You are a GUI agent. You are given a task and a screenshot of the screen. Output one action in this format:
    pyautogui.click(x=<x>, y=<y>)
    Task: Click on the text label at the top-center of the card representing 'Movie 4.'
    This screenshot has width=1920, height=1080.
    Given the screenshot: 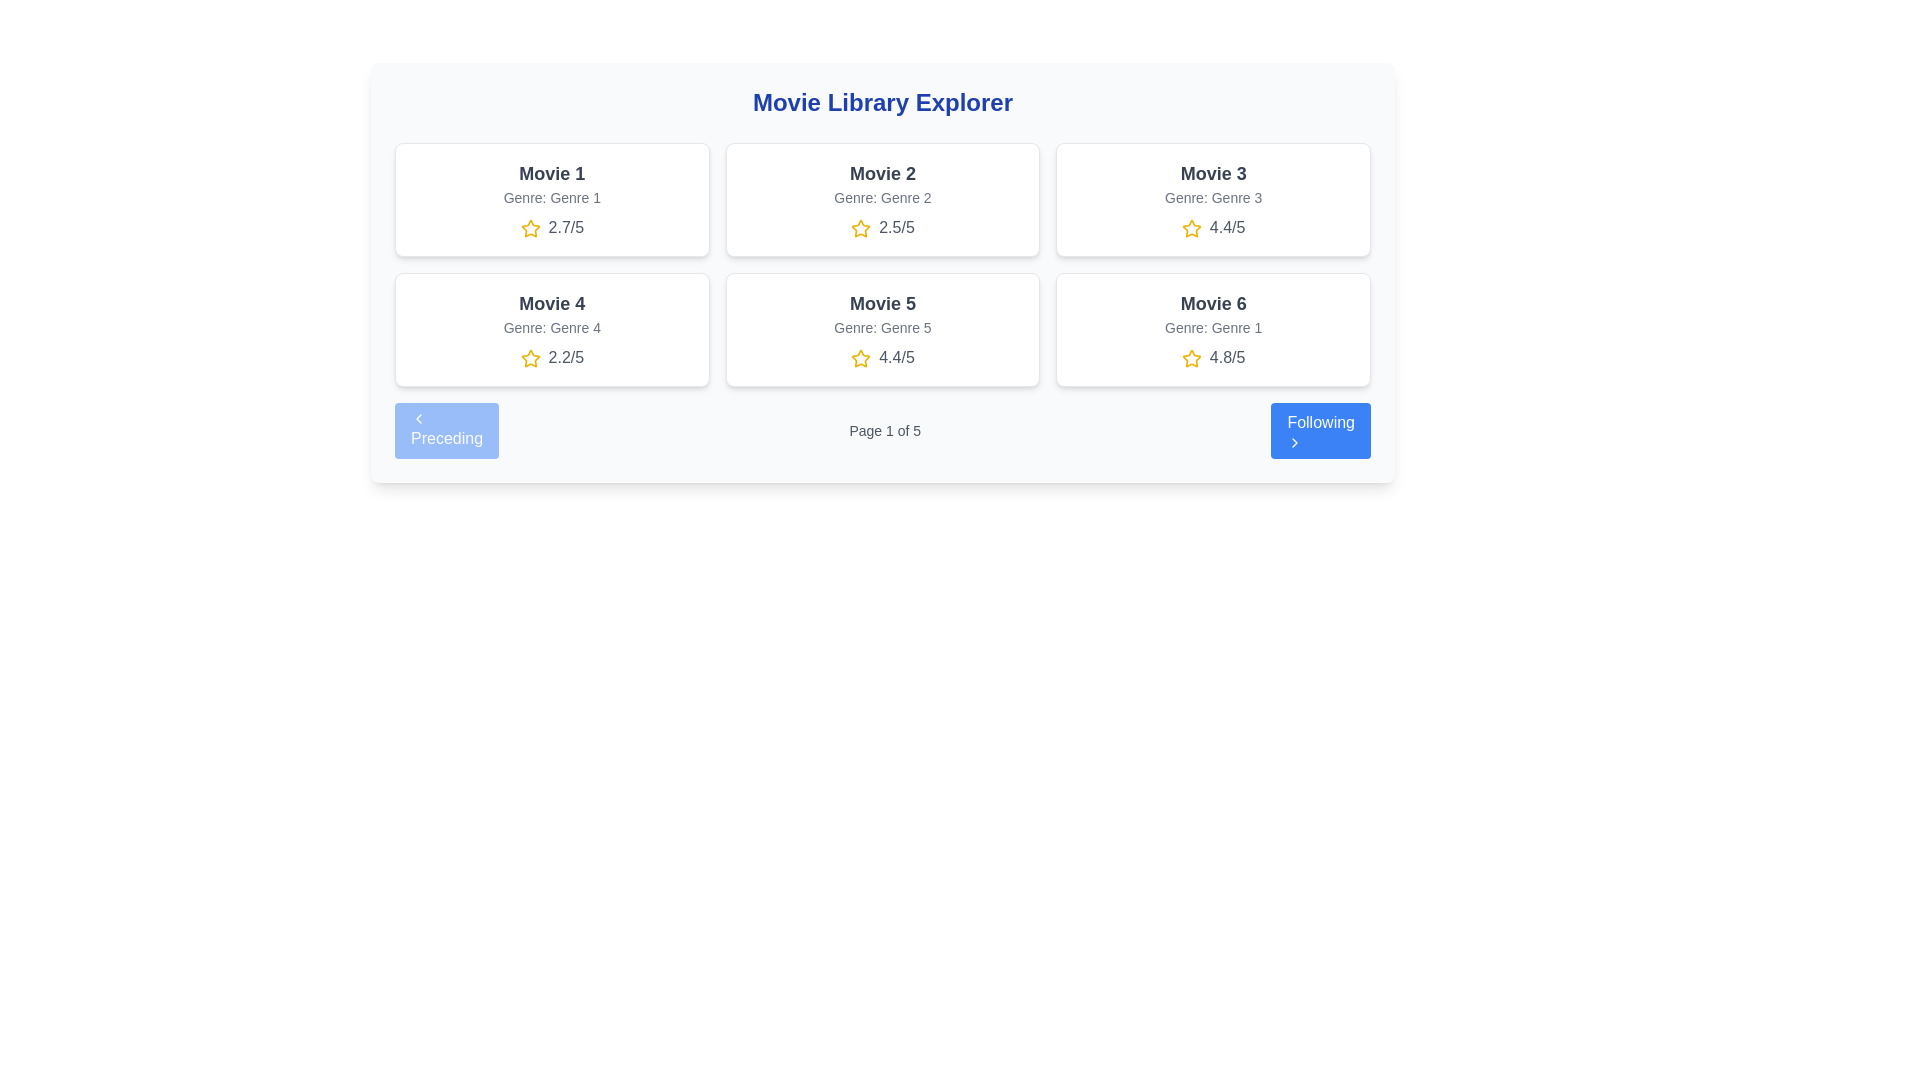 What is the action you would take?
    pyautogui.click(x=552, y=304)
    